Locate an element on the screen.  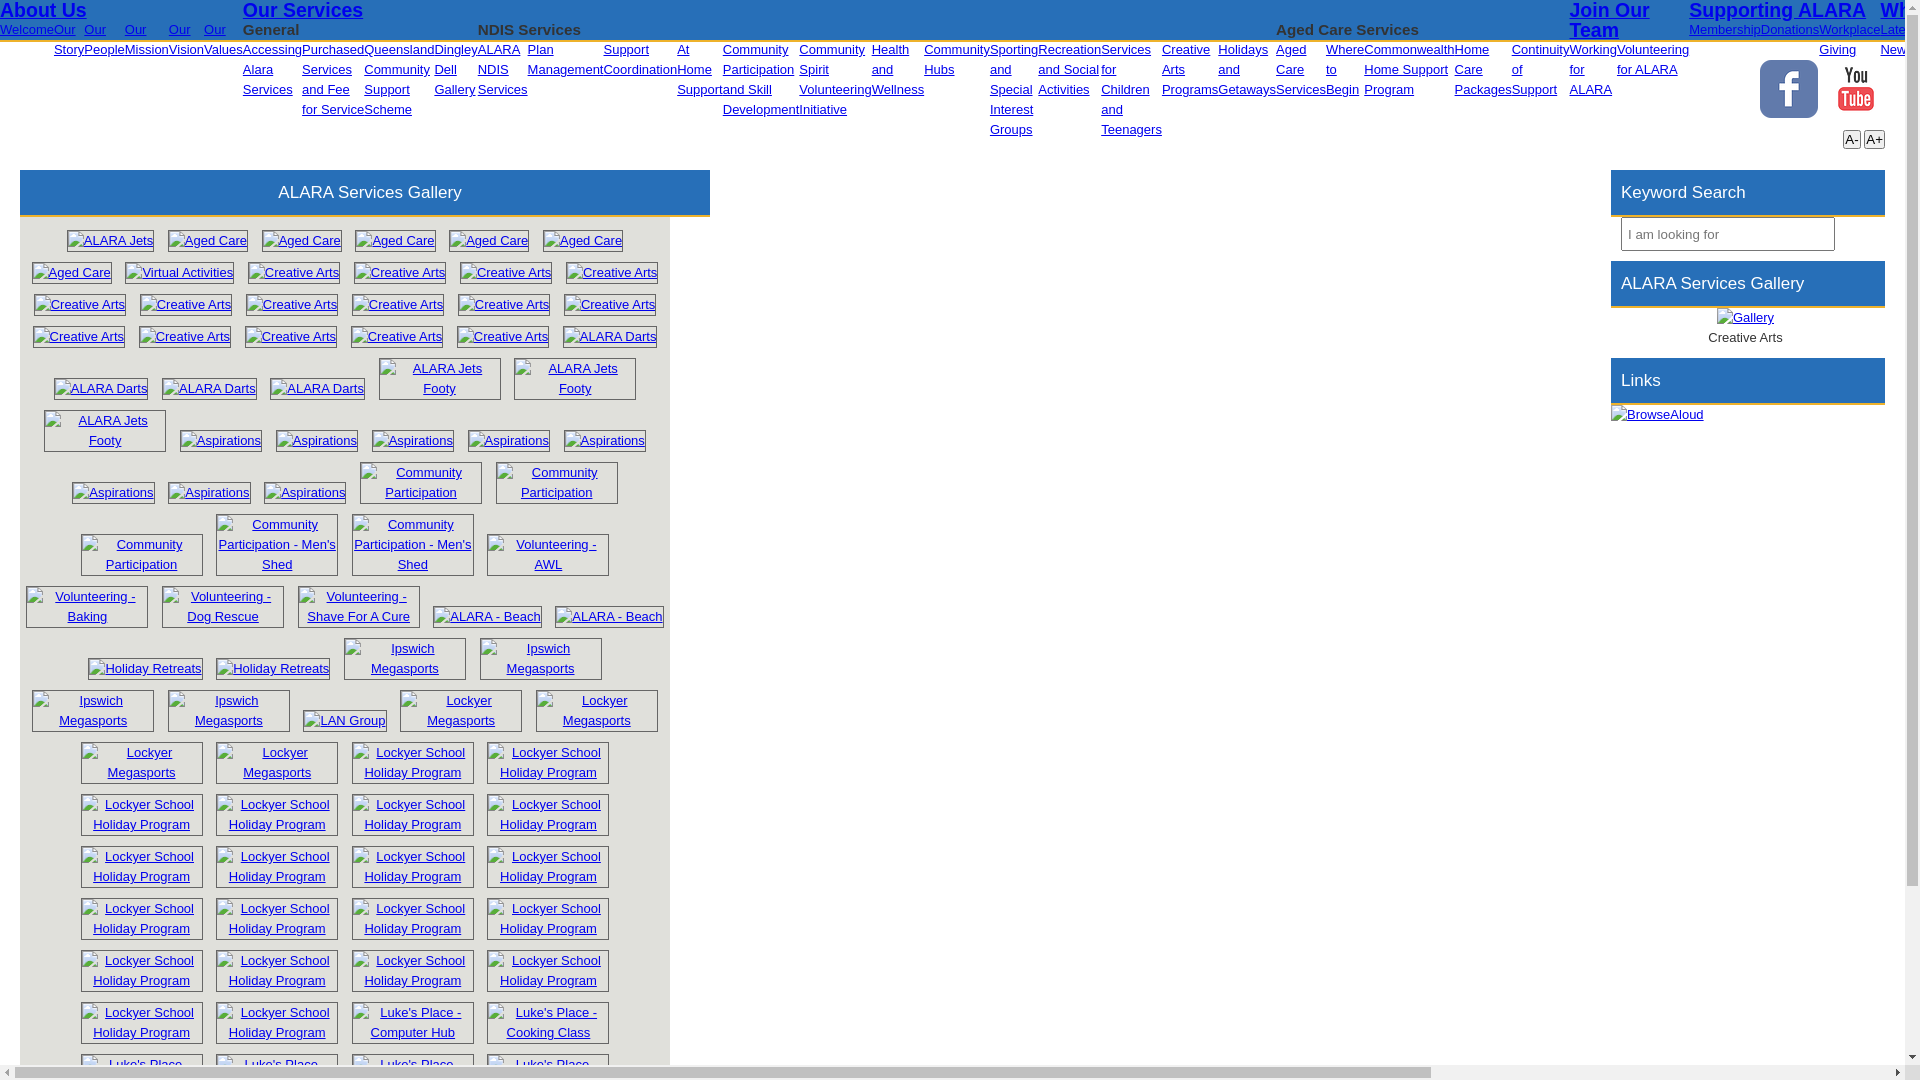
'Creative Arts' is located at coordinates (80, 304).